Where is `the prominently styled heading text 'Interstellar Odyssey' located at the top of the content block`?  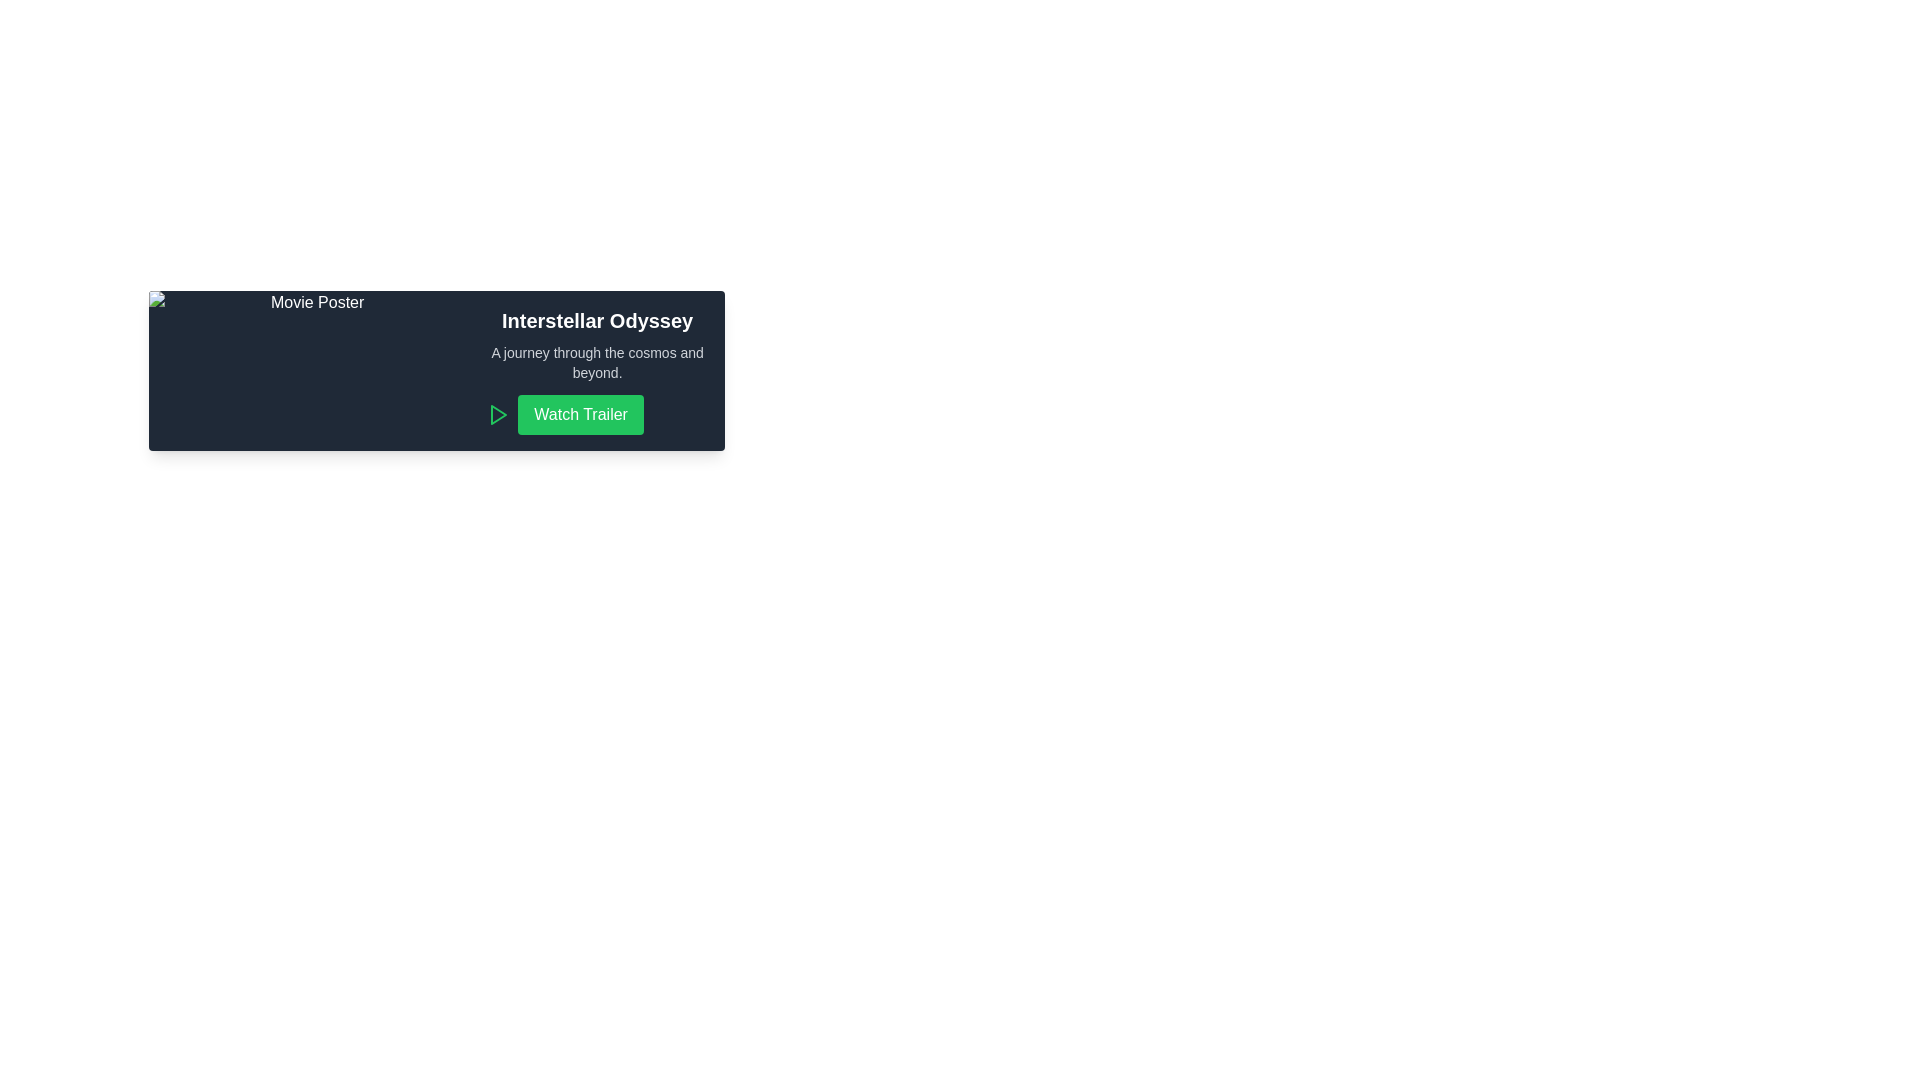 the prominently styled heading text 'Interstellar Odyssey' located at the top of the content block is located at coordinates (596, 319).